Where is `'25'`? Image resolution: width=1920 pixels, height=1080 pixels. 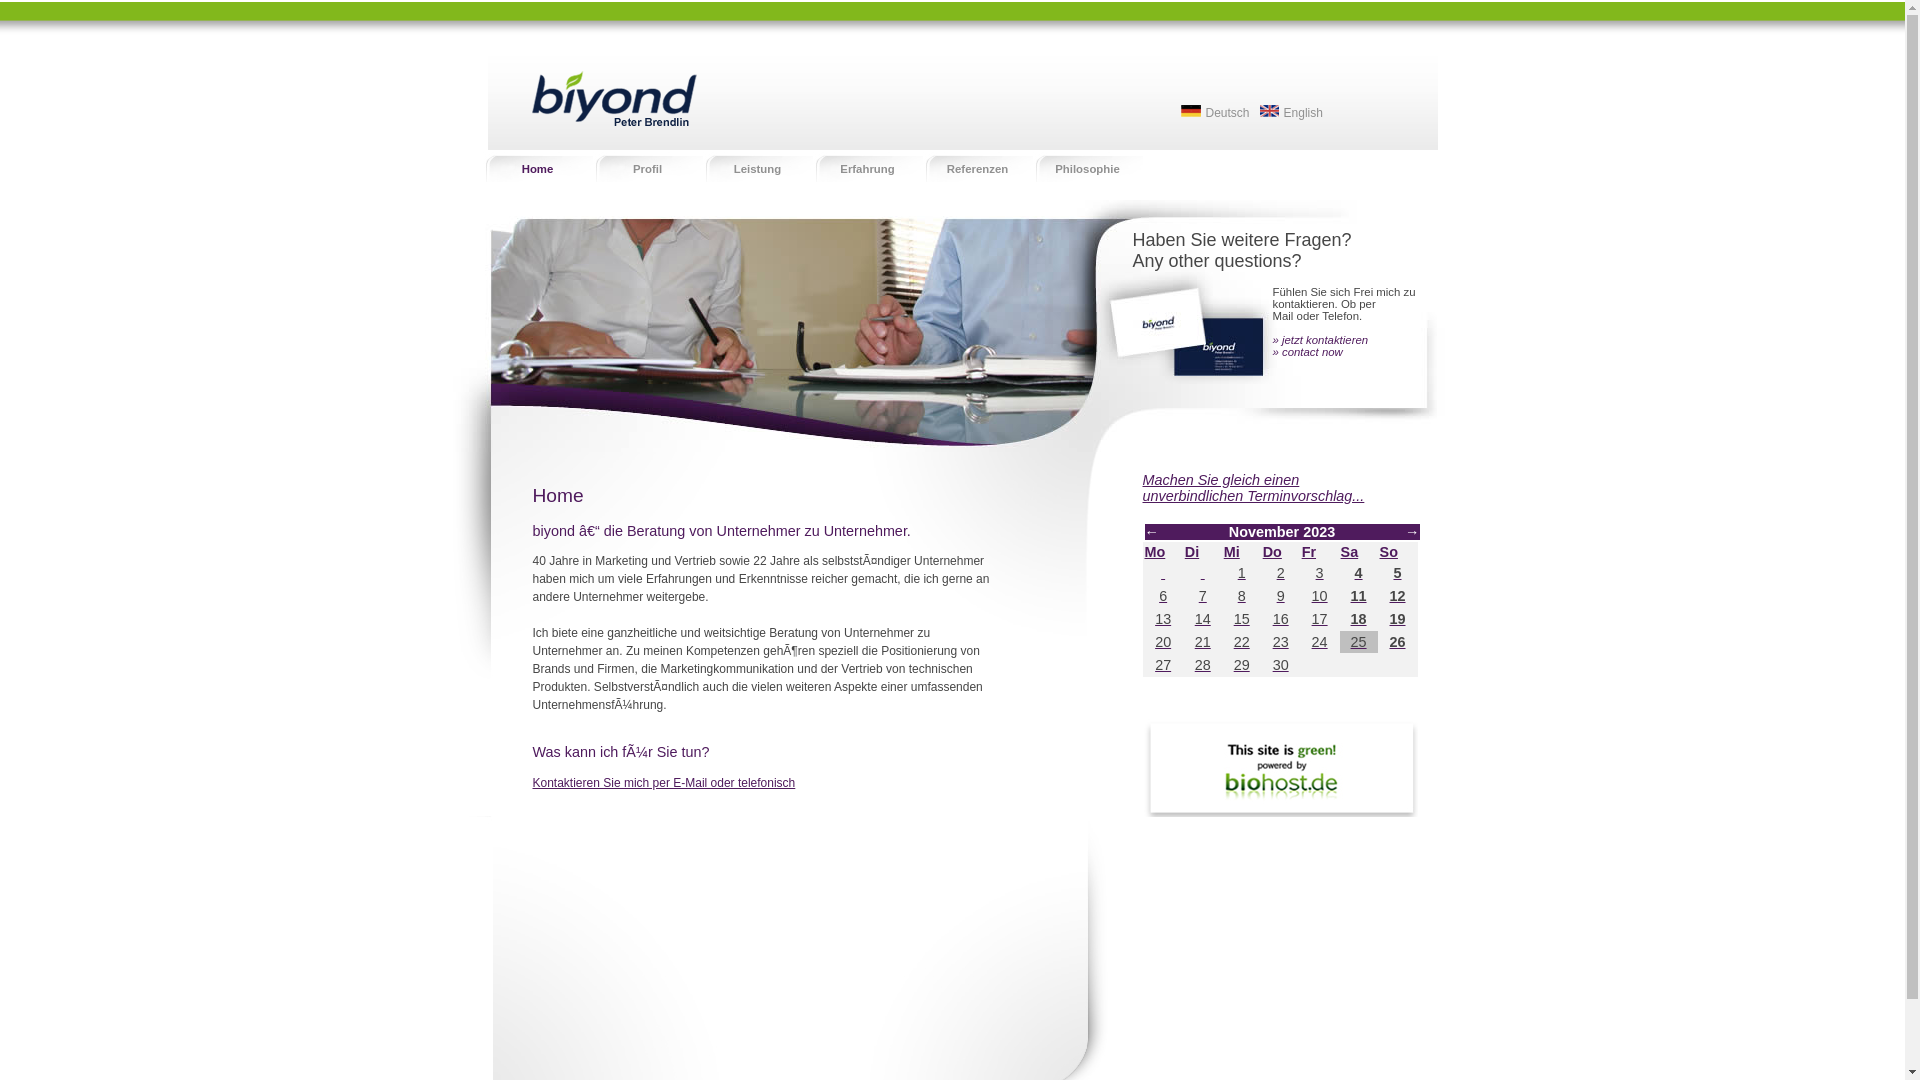 '25' is located at coordinates (1350, 641).